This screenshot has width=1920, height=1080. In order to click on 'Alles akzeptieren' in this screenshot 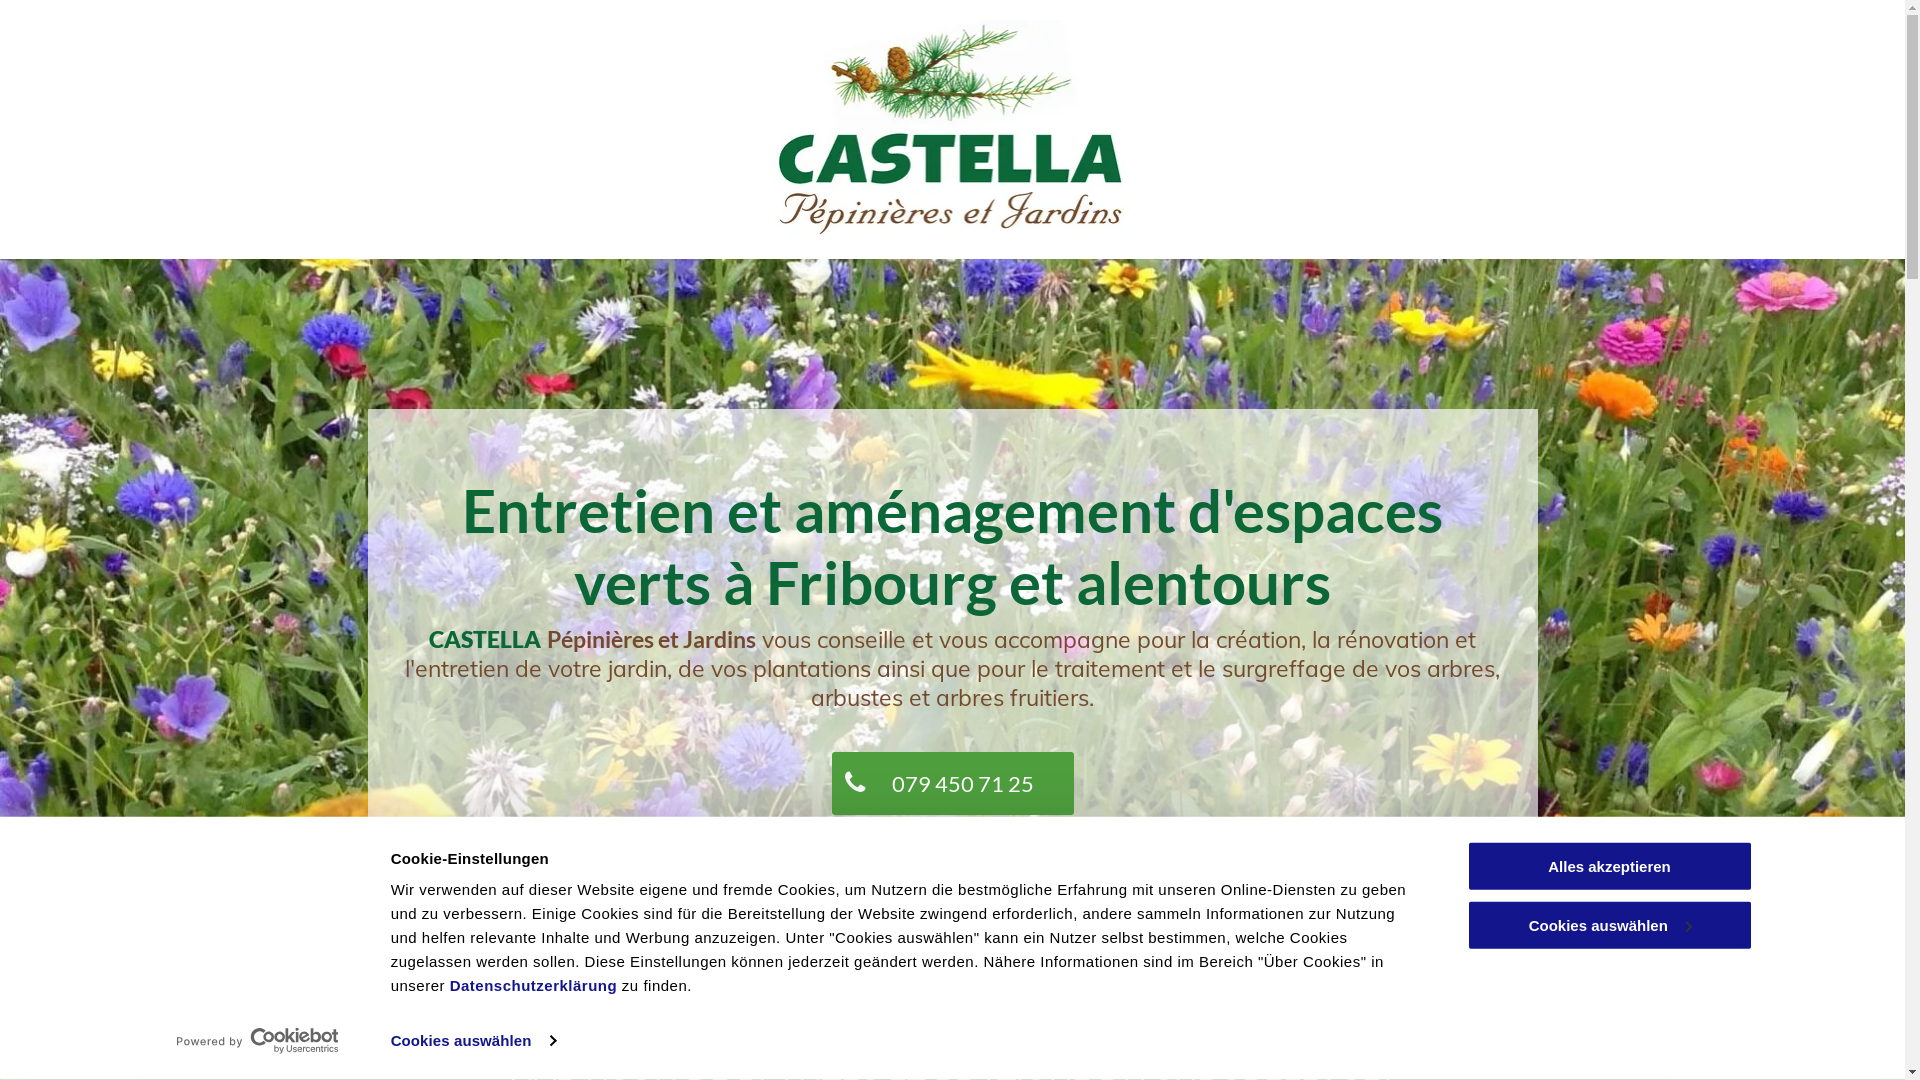, I will do `click(1608, 865)`.